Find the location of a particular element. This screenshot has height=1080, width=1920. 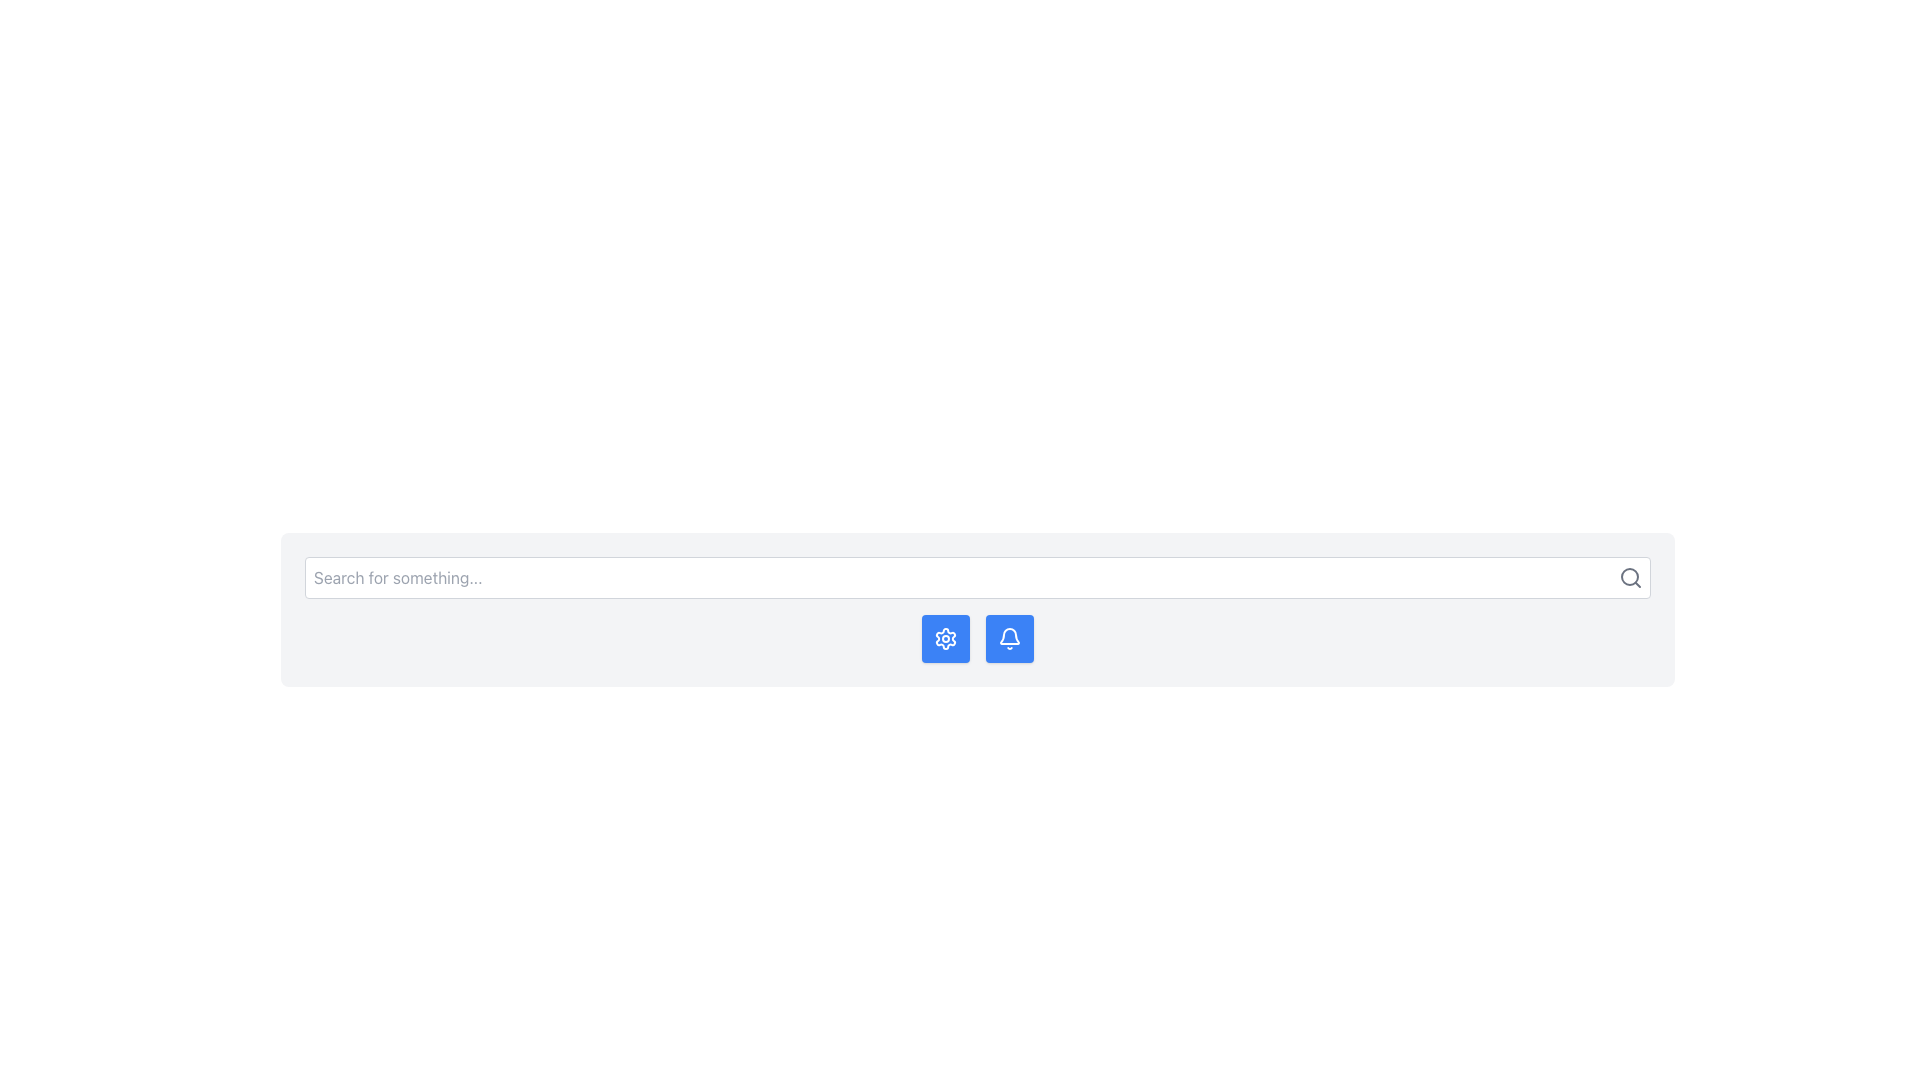

the bell-shaped icon within the circular button located at the bottom center of the layout is located at coordinates (1009, 639).